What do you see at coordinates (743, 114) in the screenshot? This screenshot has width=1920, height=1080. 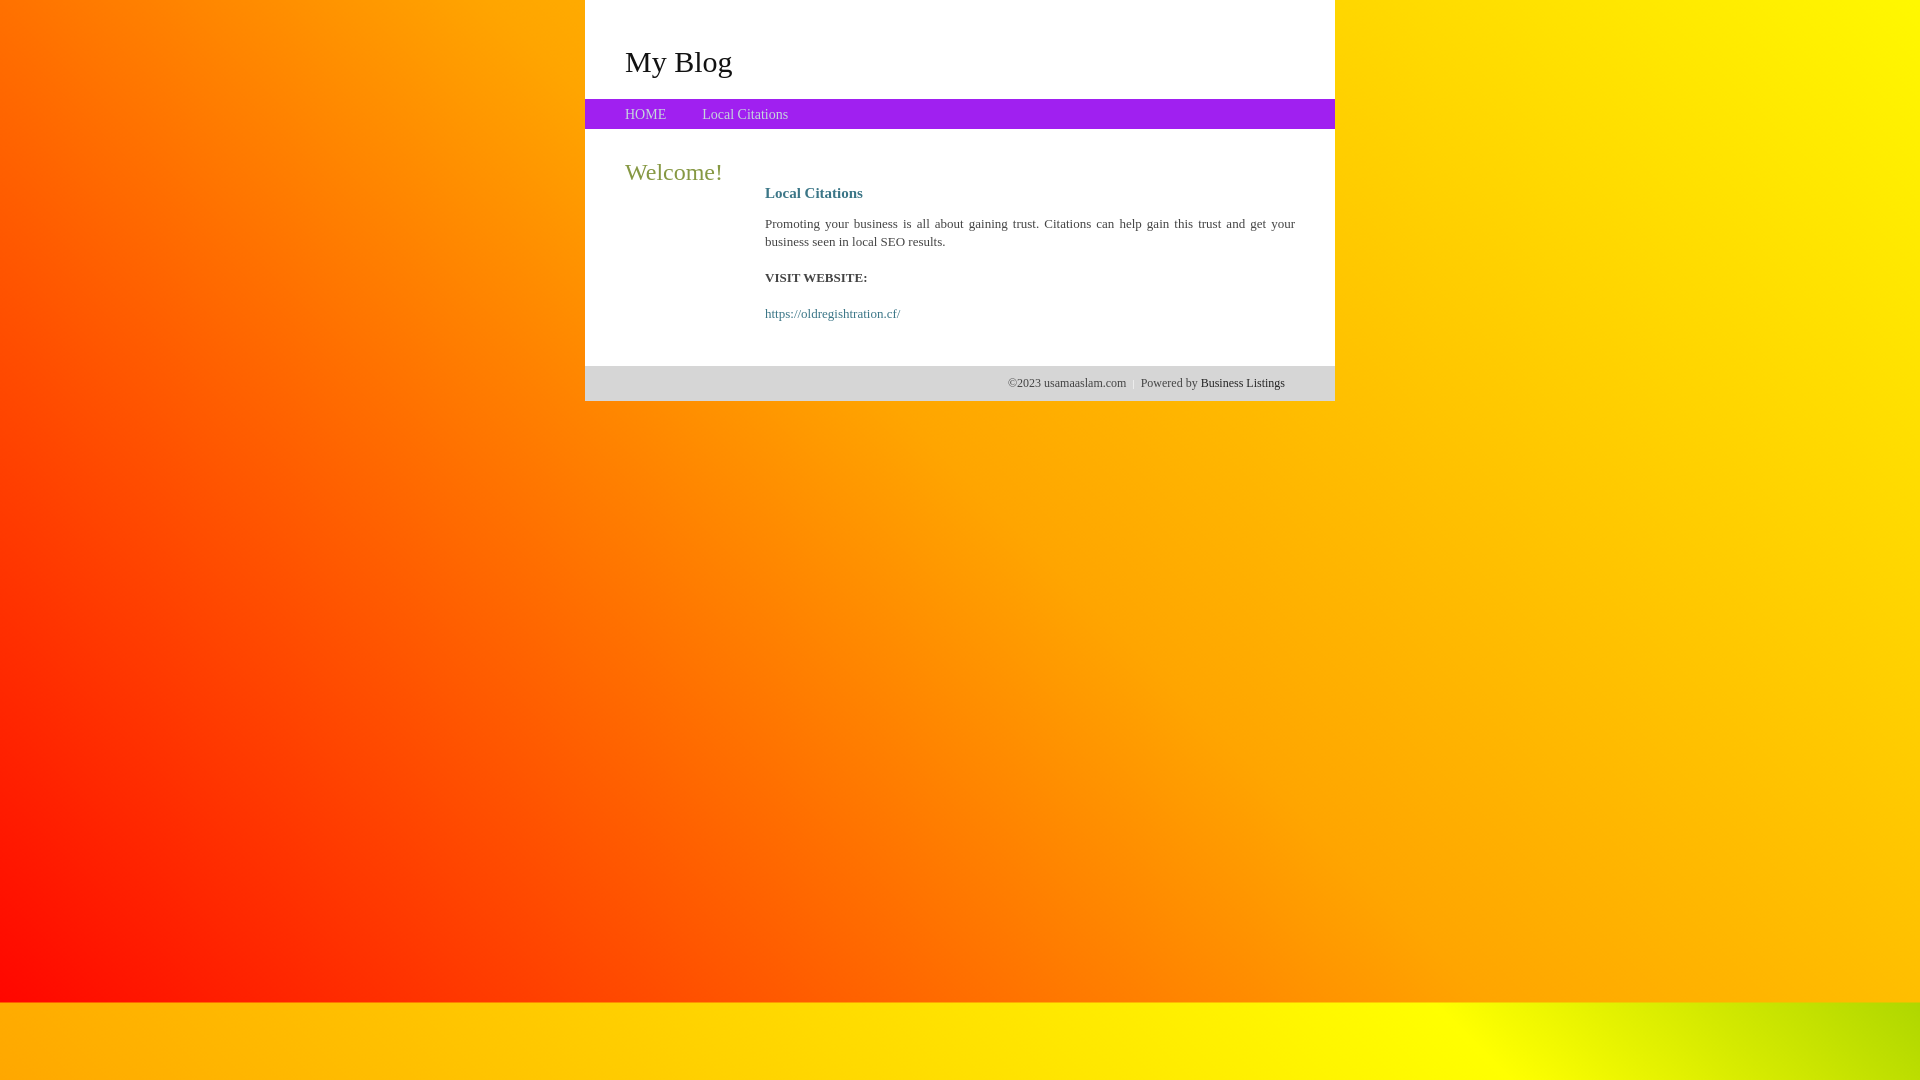 I see `'Local Citations'` at bounding box center [743, 114].